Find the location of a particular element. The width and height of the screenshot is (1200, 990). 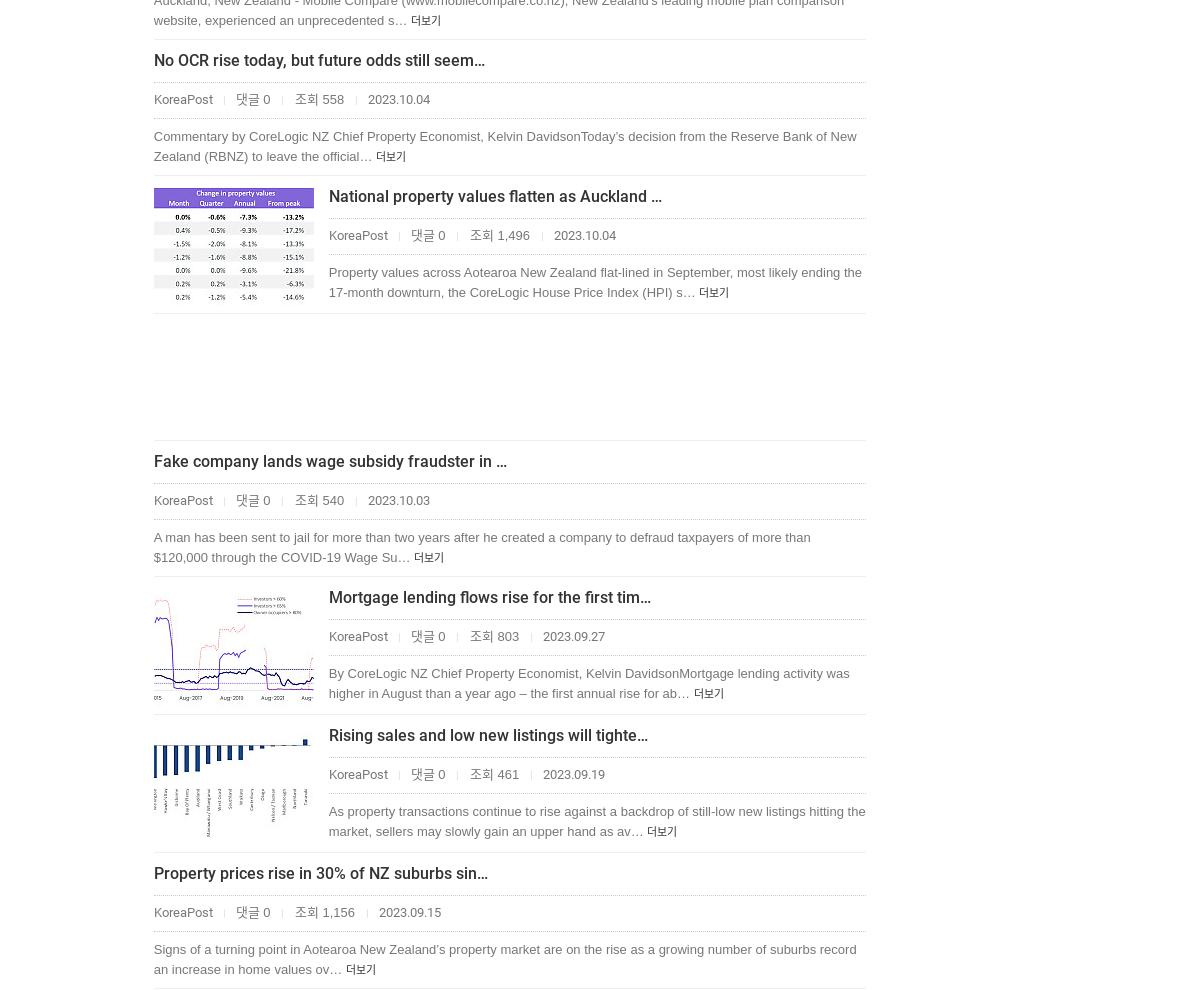

'A man has been sent to jail for more than two years after he created a company to defraud taxpayers of more than $120,000 through the COVID-19 Wage Su…' is located at coordinates (480, 547).